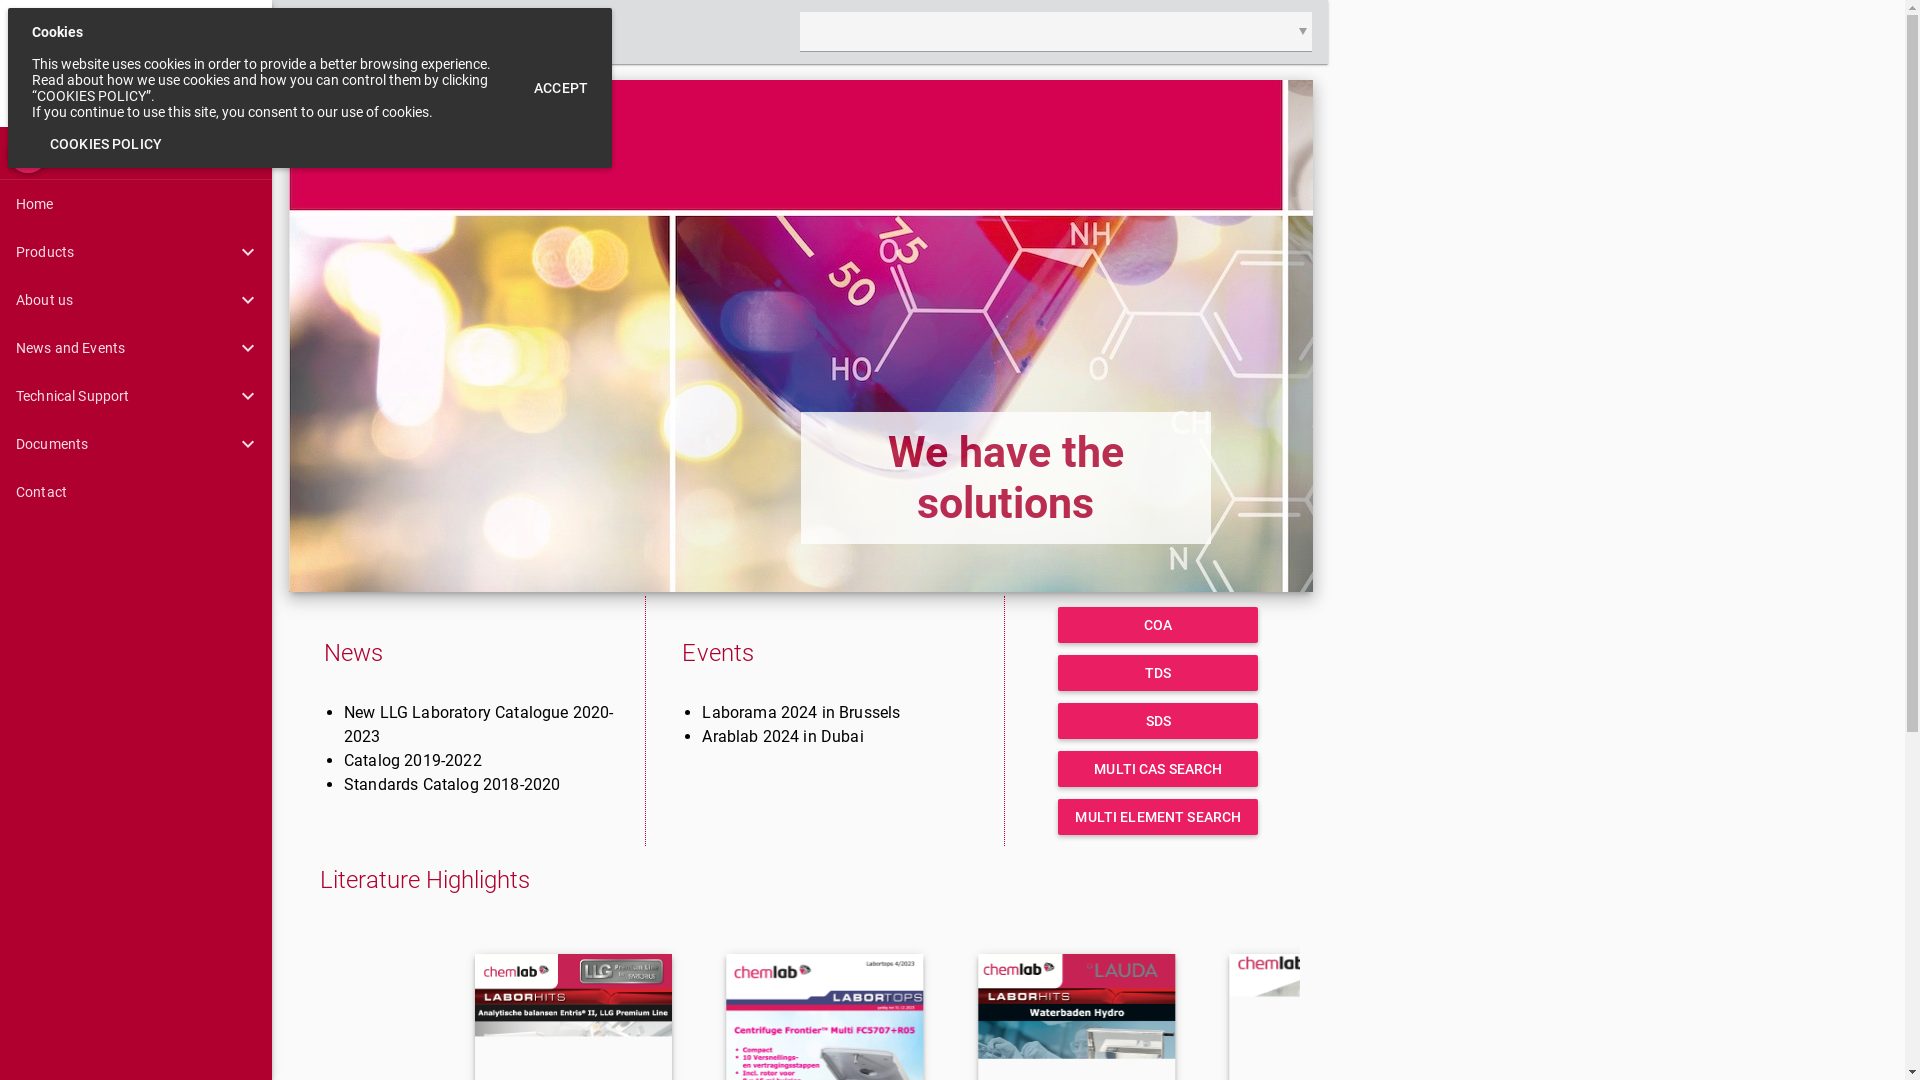  Describe the element at coordinates (1157, 672) in the screenshot. I see `'TDS'` at that location.